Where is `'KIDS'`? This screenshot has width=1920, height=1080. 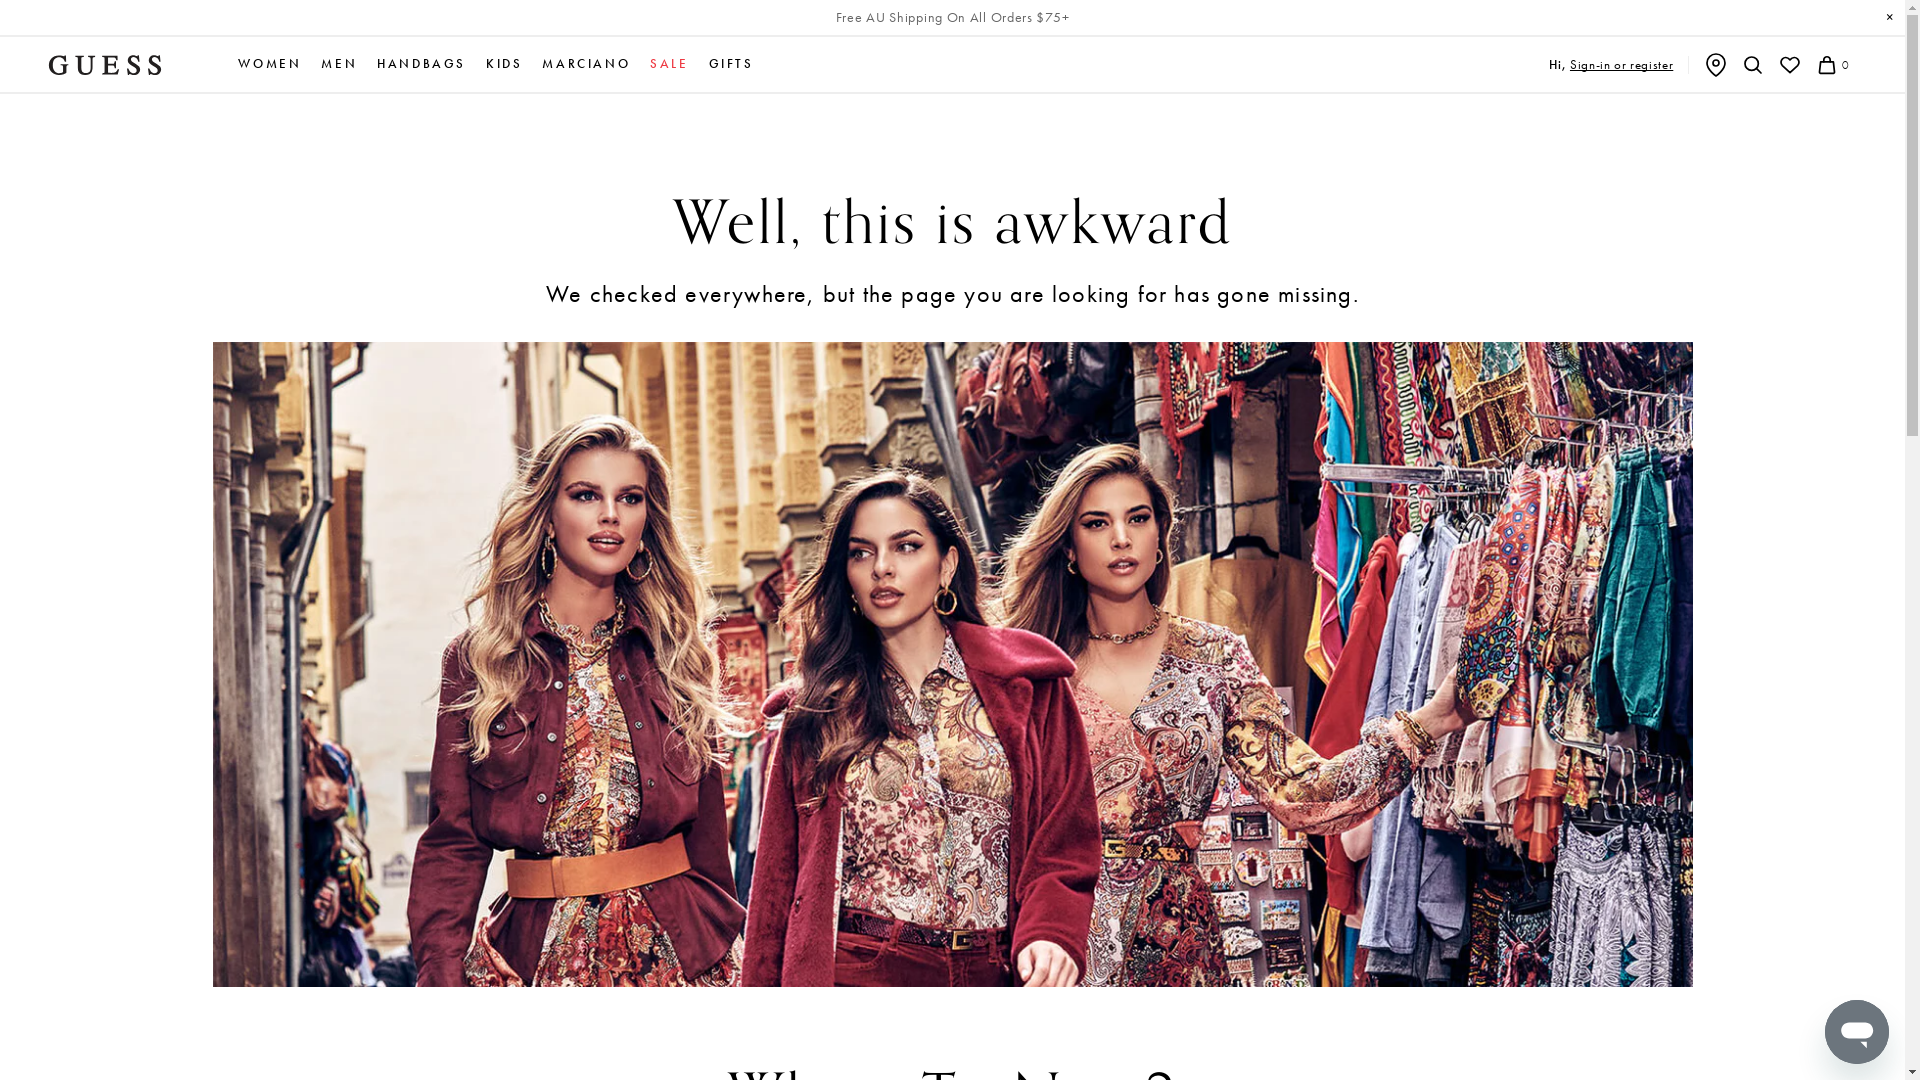
'KIDS' is located at coordinates (485, 63).